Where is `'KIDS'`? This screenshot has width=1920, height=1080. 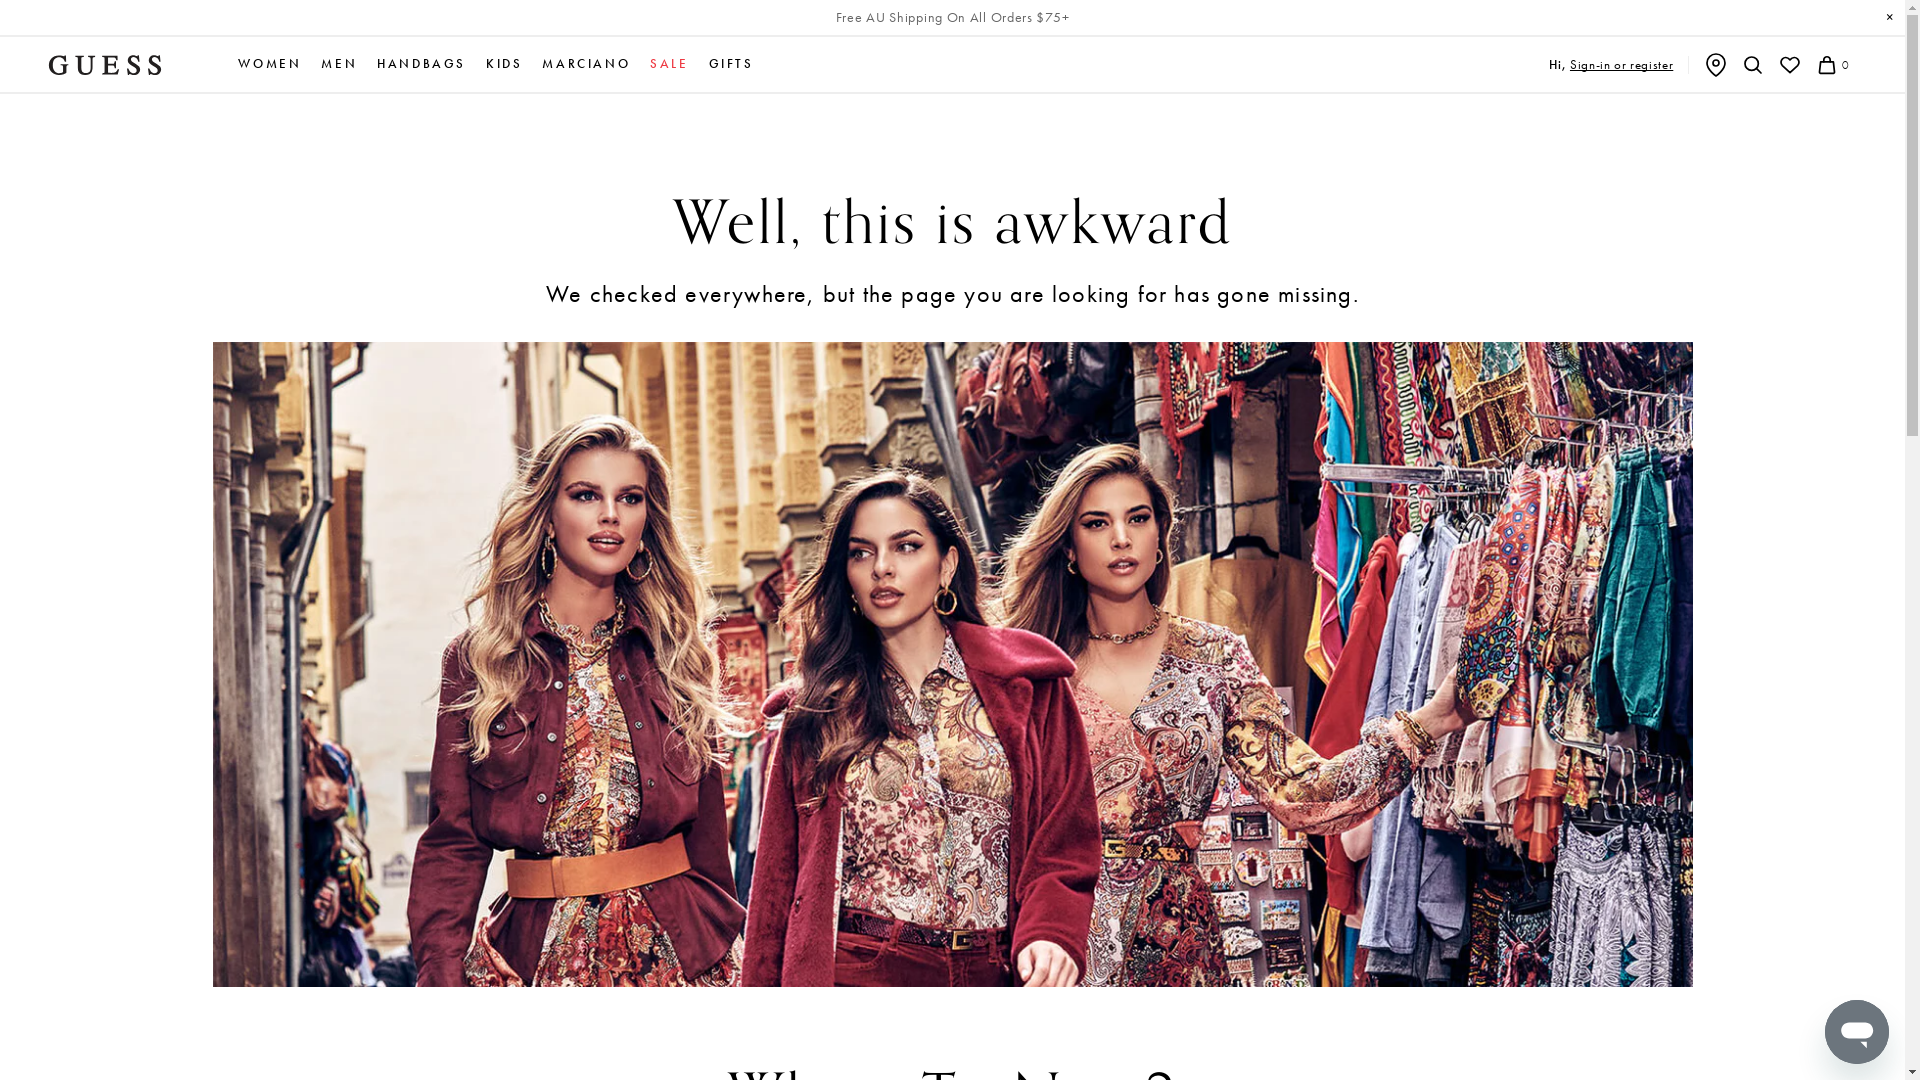
'KIDS' is located at coordinates (485, 63).